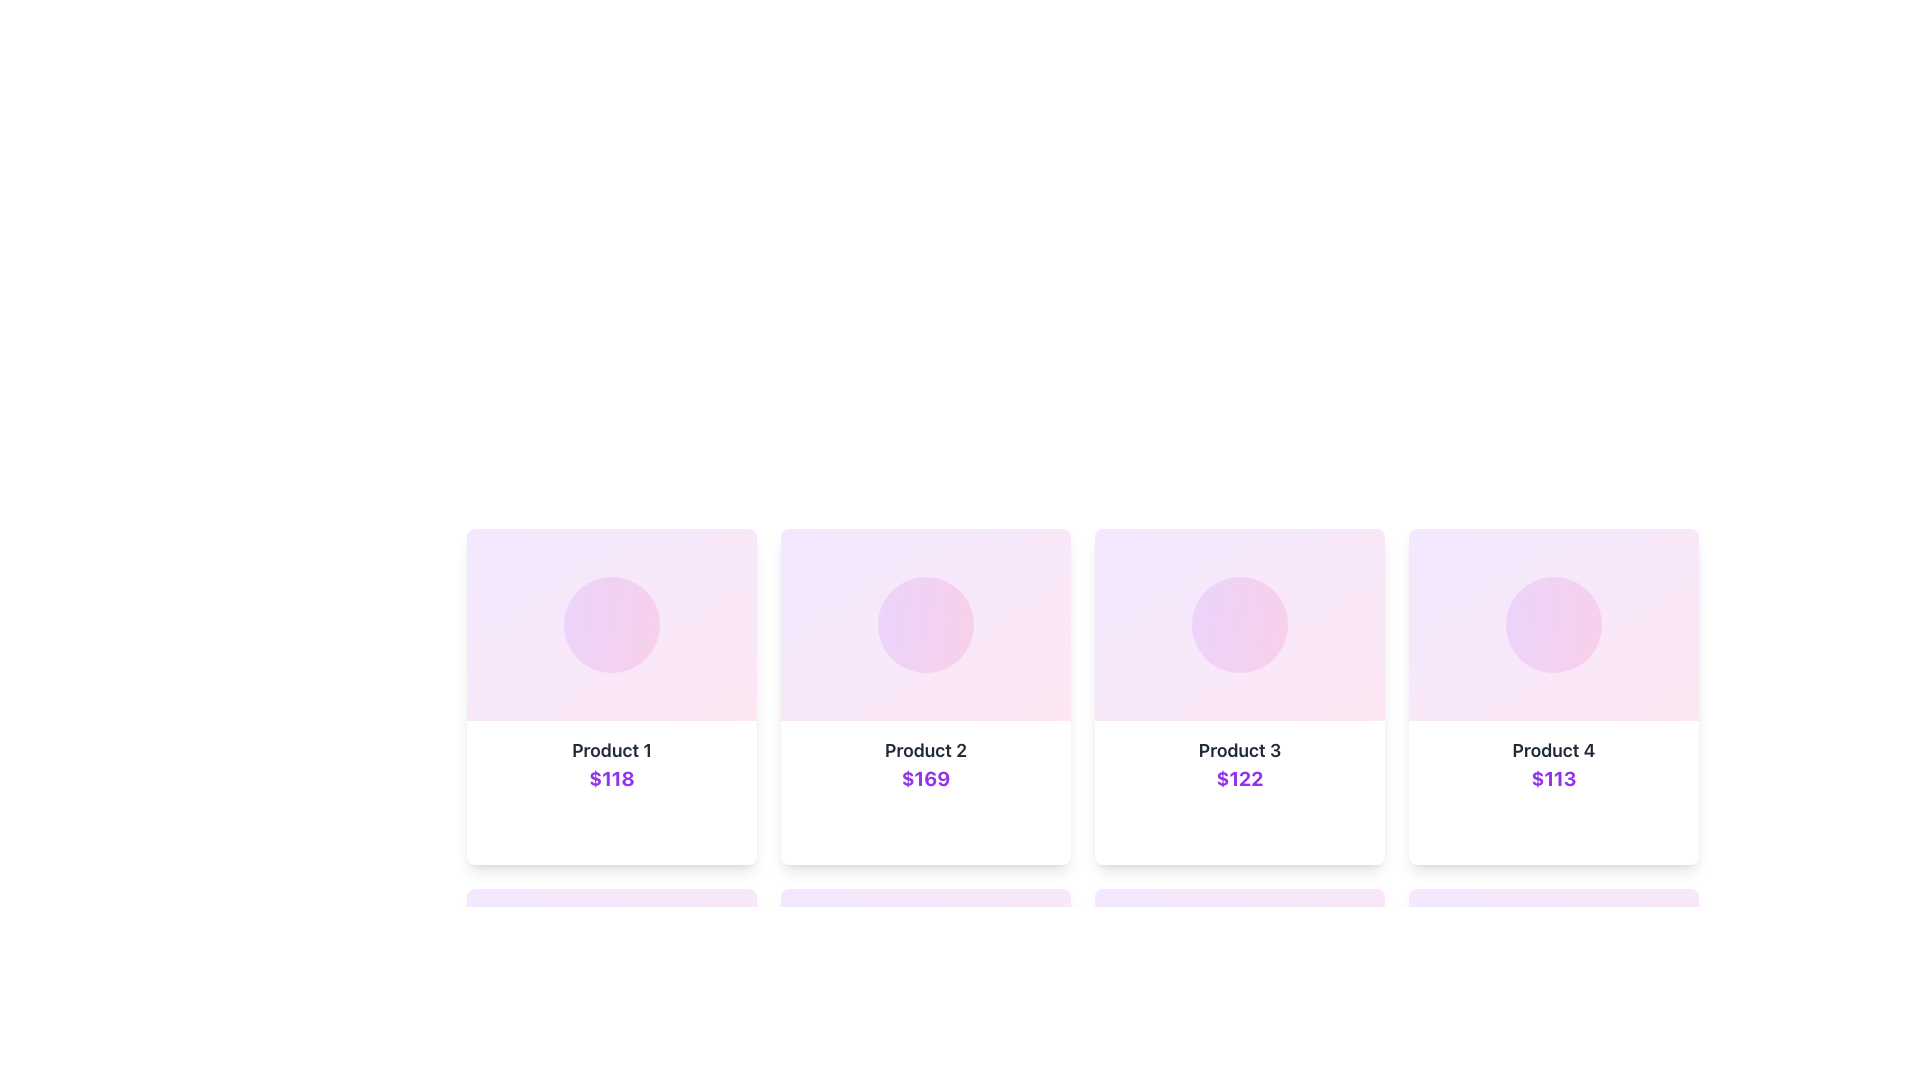  Describe the element at coordinates (1238, 792) in the screenshot. I see `the Informational card displaying product information, positioned as the third card in a row` at that location.